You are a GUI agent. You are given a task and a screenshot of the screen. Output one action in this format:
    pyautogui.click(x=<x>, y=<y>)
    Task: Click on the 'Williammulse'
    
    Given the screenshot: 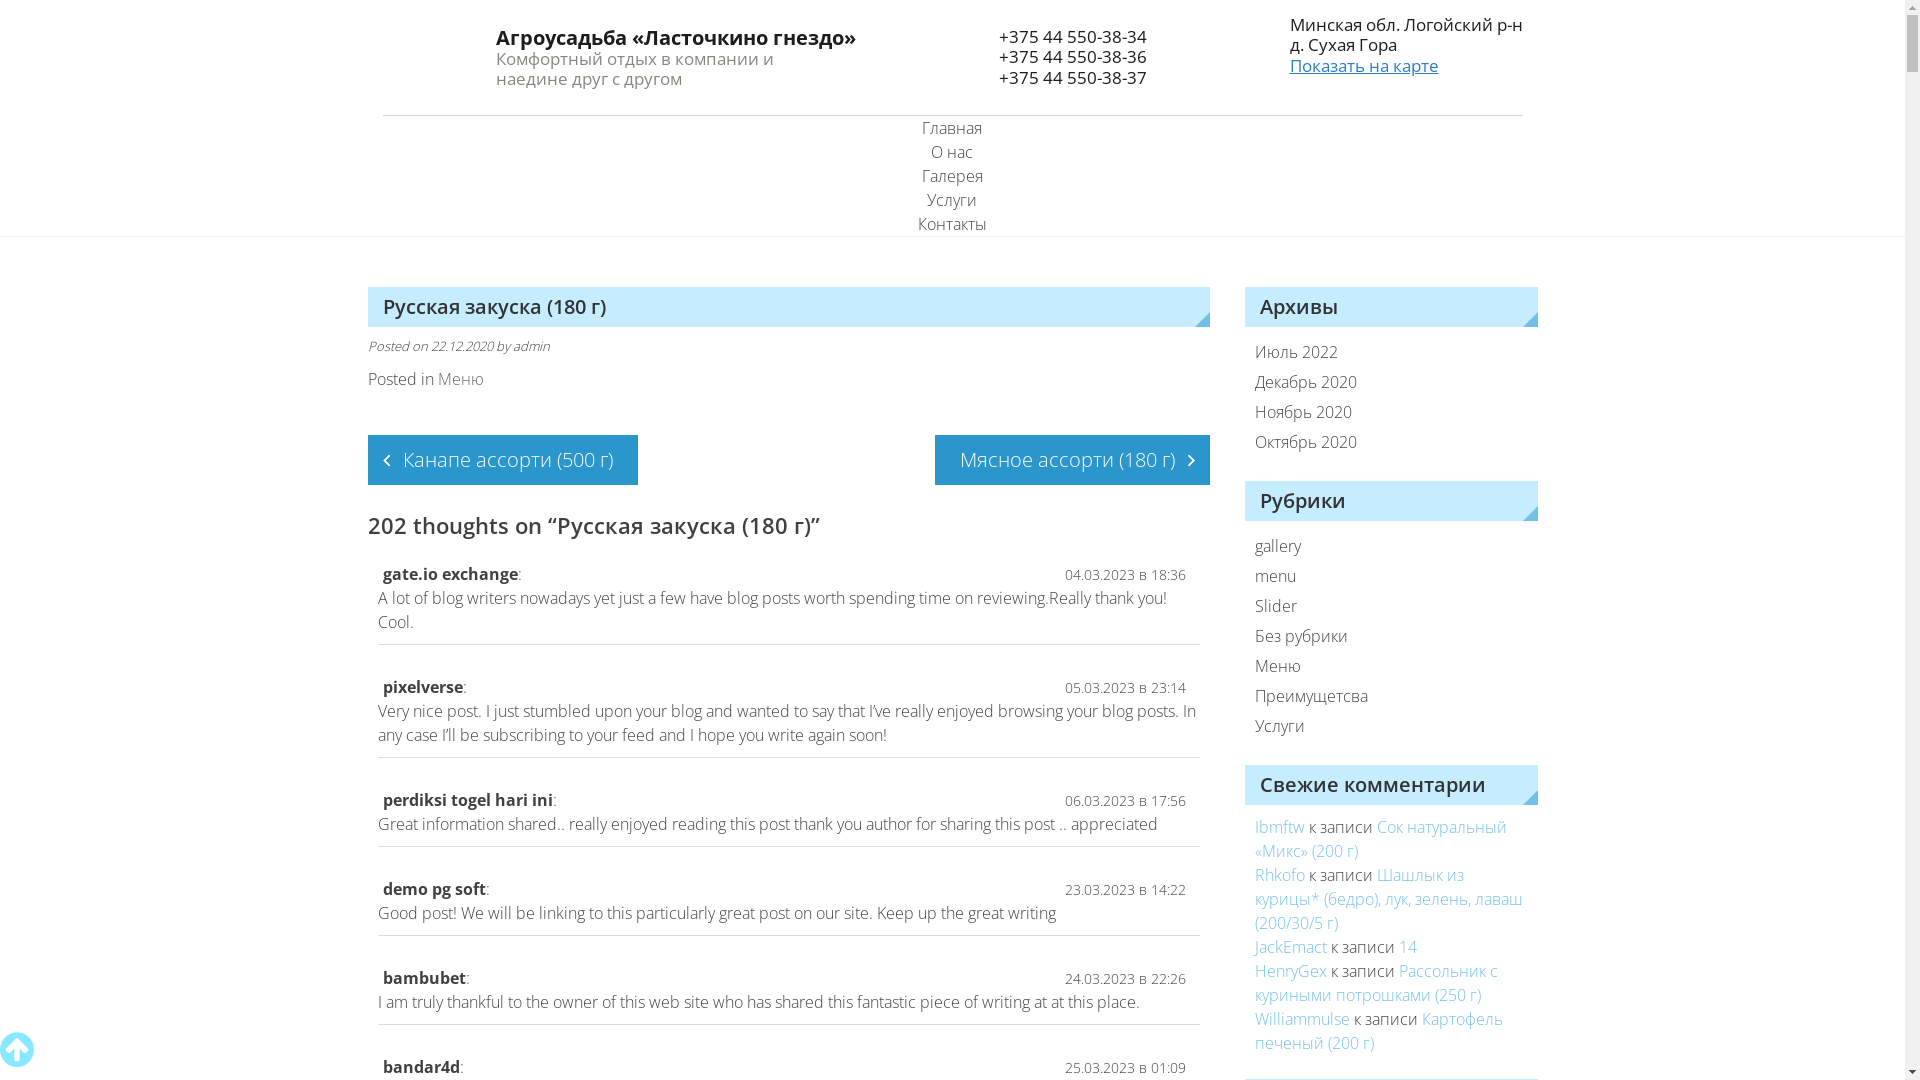 What is the action you would take?
    pyautogui.click(x=1302, y=1018)
    